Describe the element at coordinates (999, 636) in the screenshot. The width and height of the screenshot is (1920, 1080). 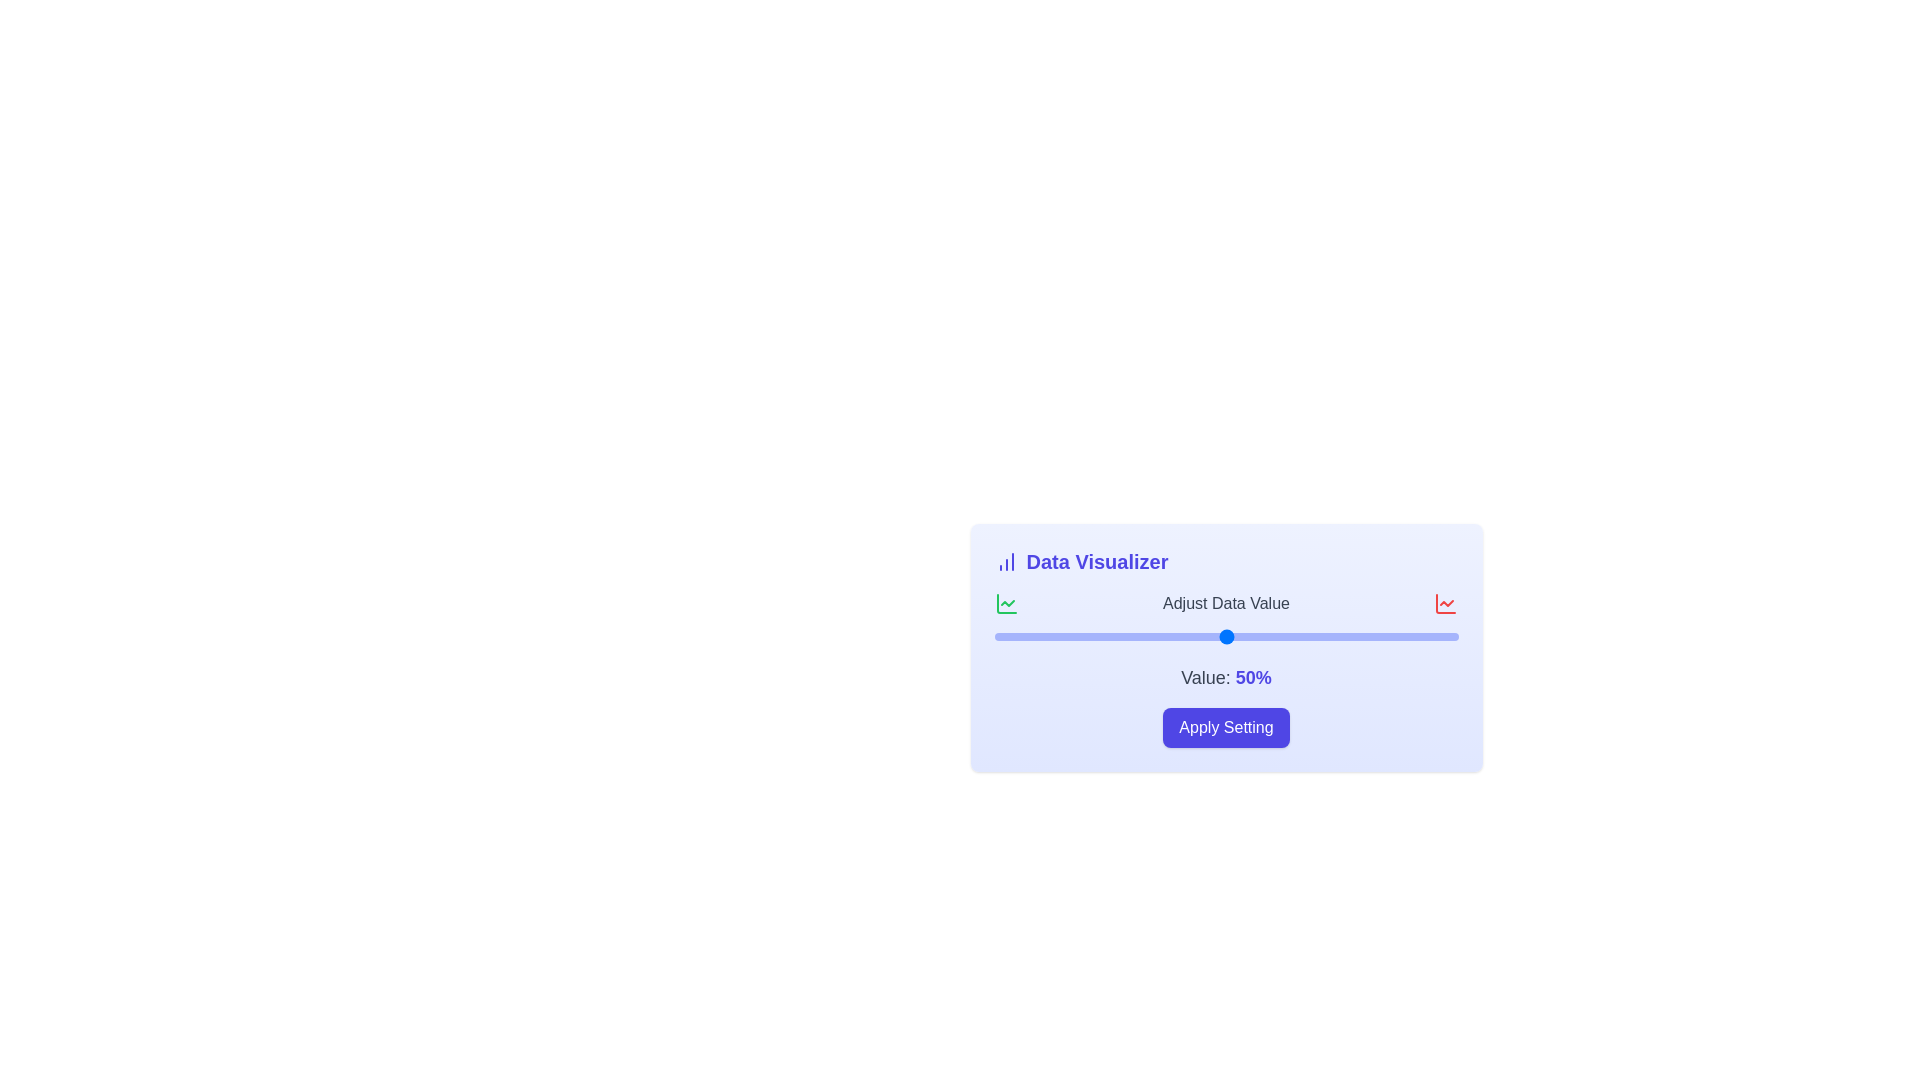
I see `the slider value` at that location.